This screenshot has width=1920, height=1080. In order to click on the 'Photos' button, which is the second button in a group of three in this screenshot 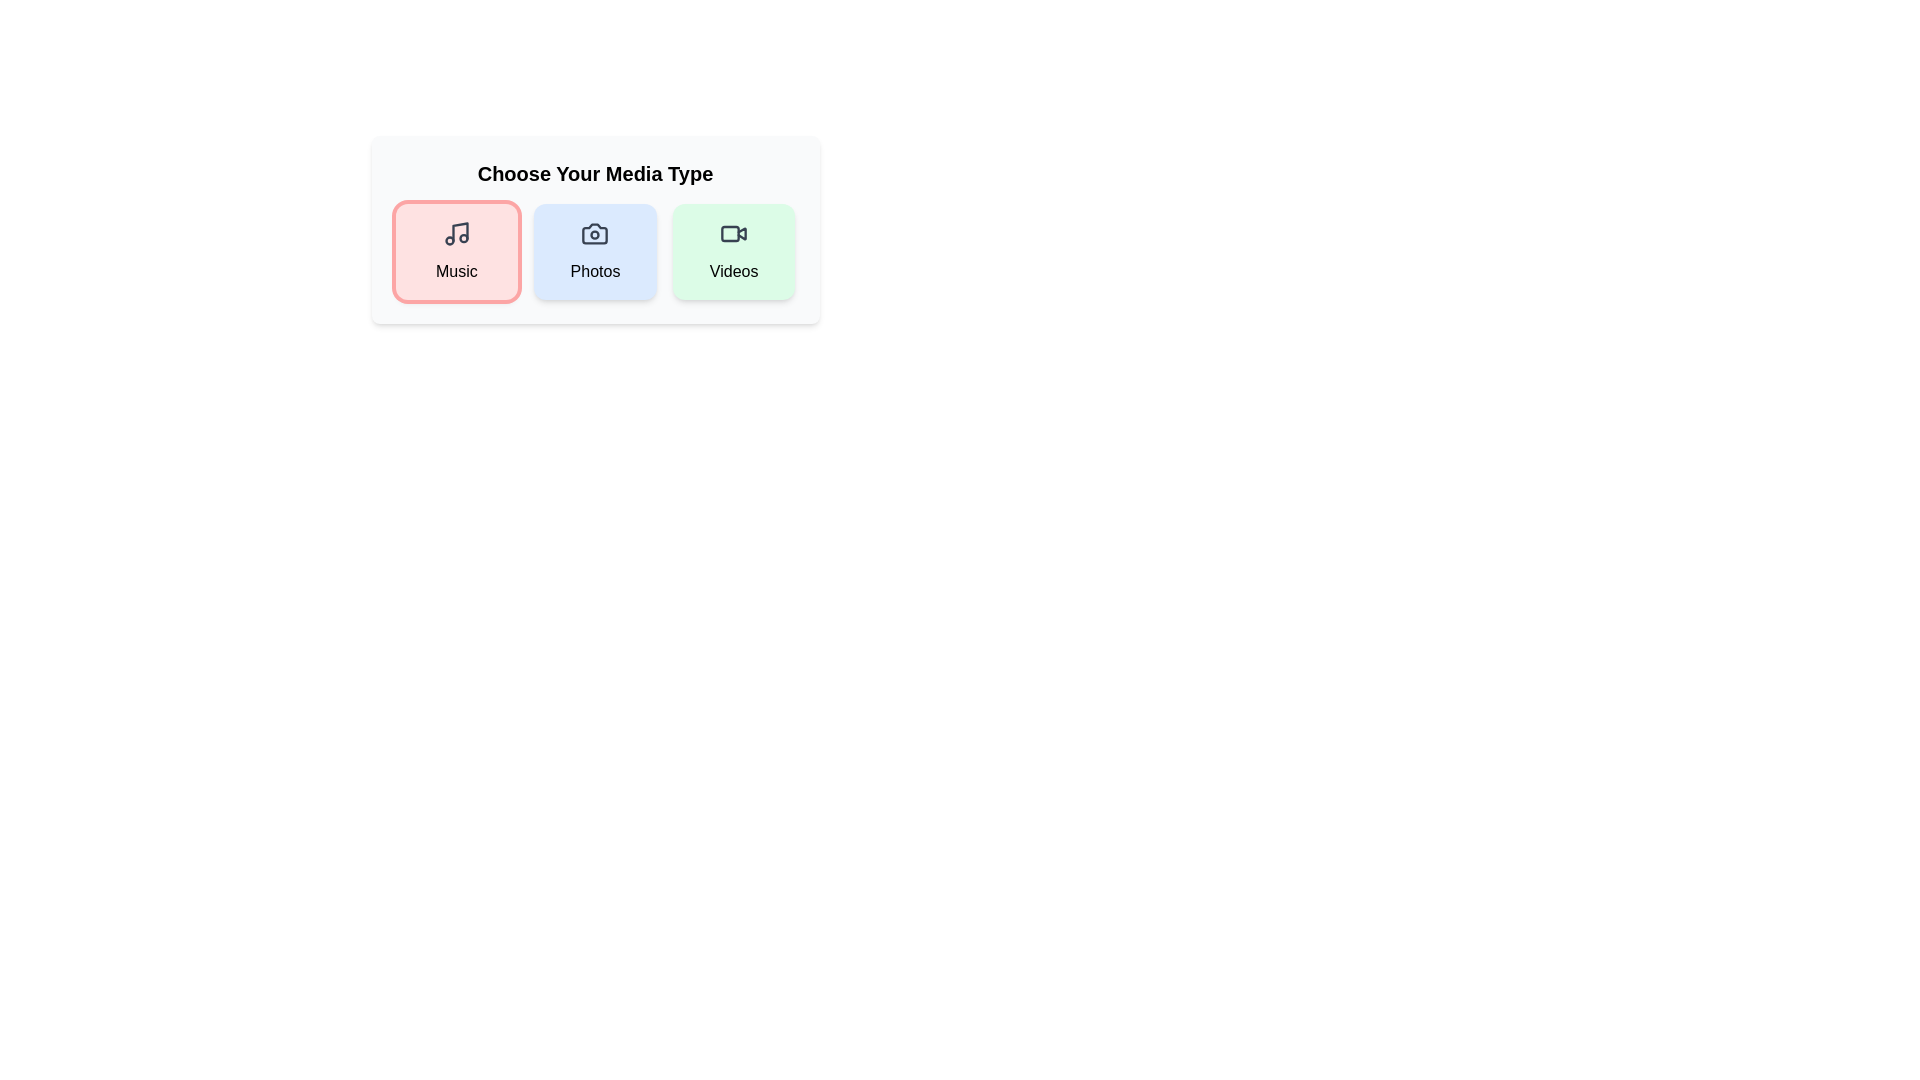, I will do `click(594, 229)`.